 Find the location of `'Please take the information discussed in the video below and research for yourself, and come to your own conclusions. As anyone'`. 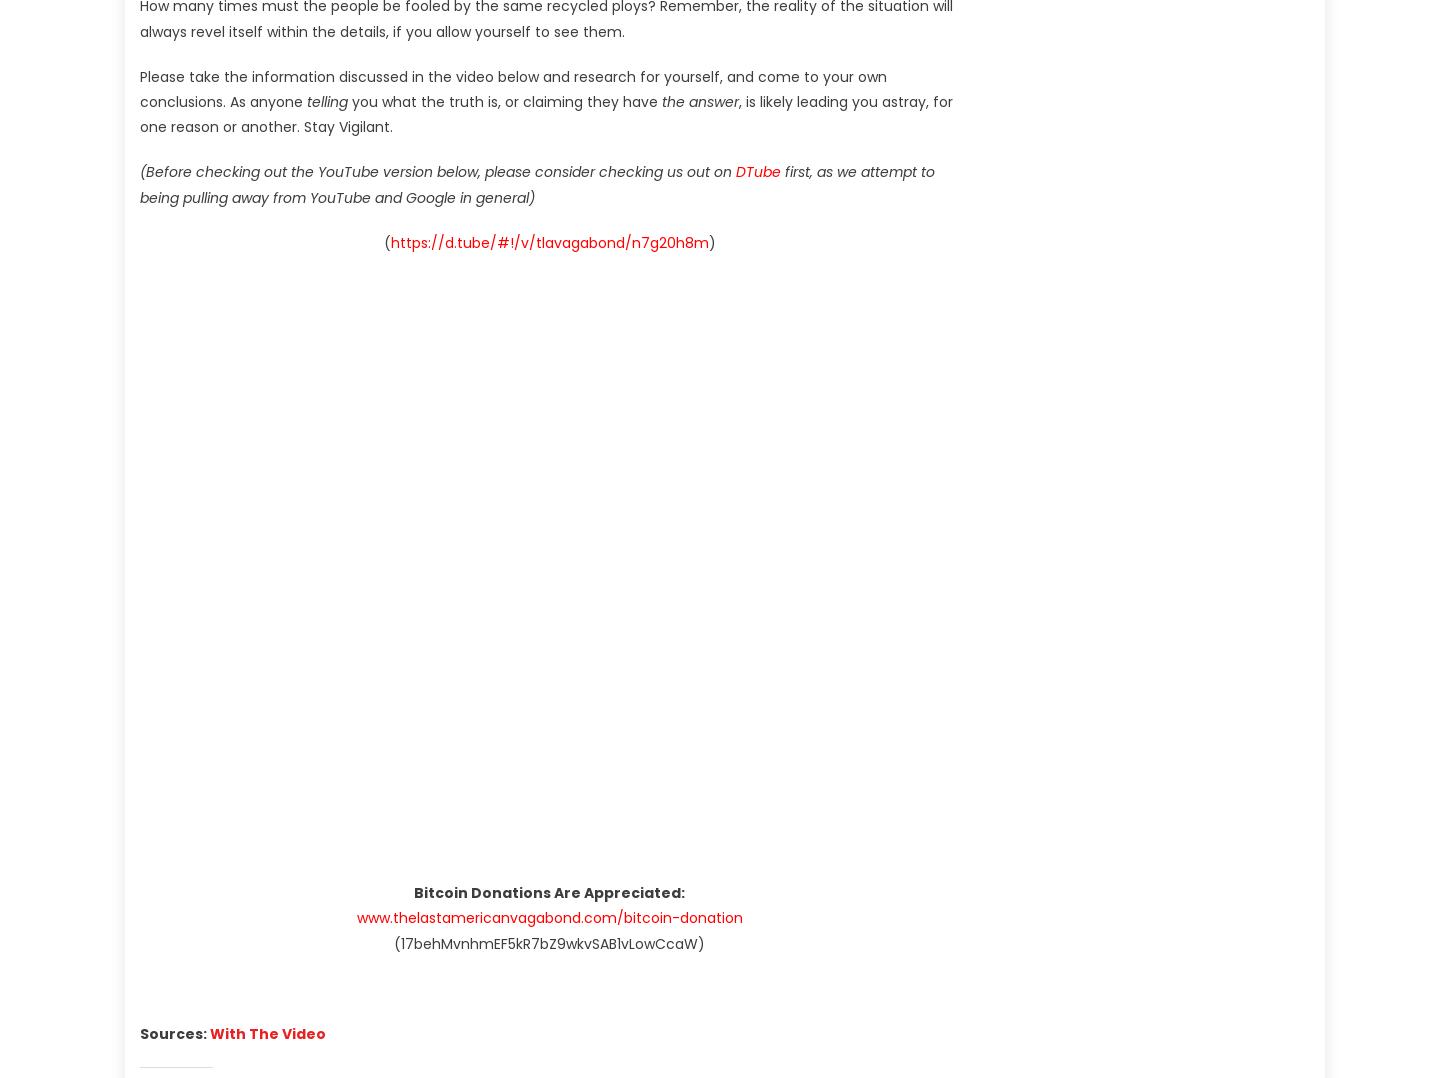

'Please take the information discussed in the video below and research for yourself, and come to your own conclusions. As anyone' is located at coordinates (513, 88).